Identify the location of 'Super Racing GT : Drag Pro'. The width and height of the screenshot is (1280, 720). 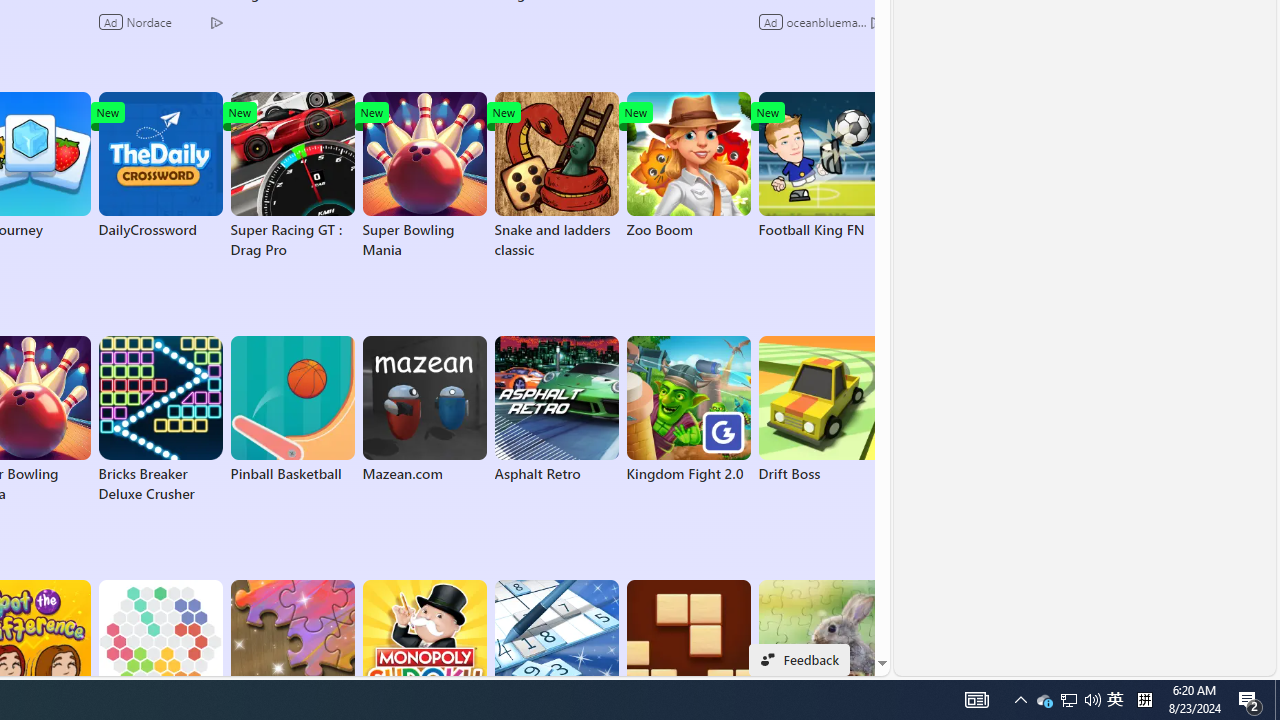
(291, 175).